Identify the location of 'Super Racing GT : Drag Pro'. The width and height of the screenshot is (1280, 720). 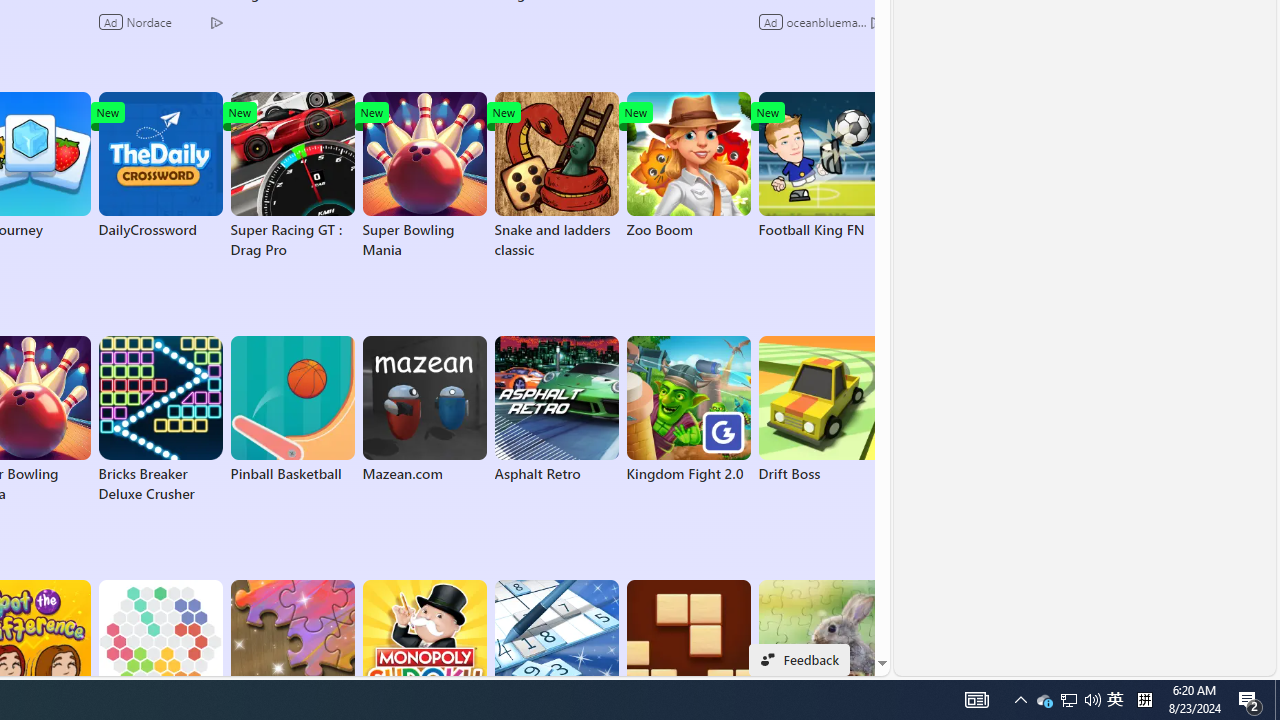
(291, 175).